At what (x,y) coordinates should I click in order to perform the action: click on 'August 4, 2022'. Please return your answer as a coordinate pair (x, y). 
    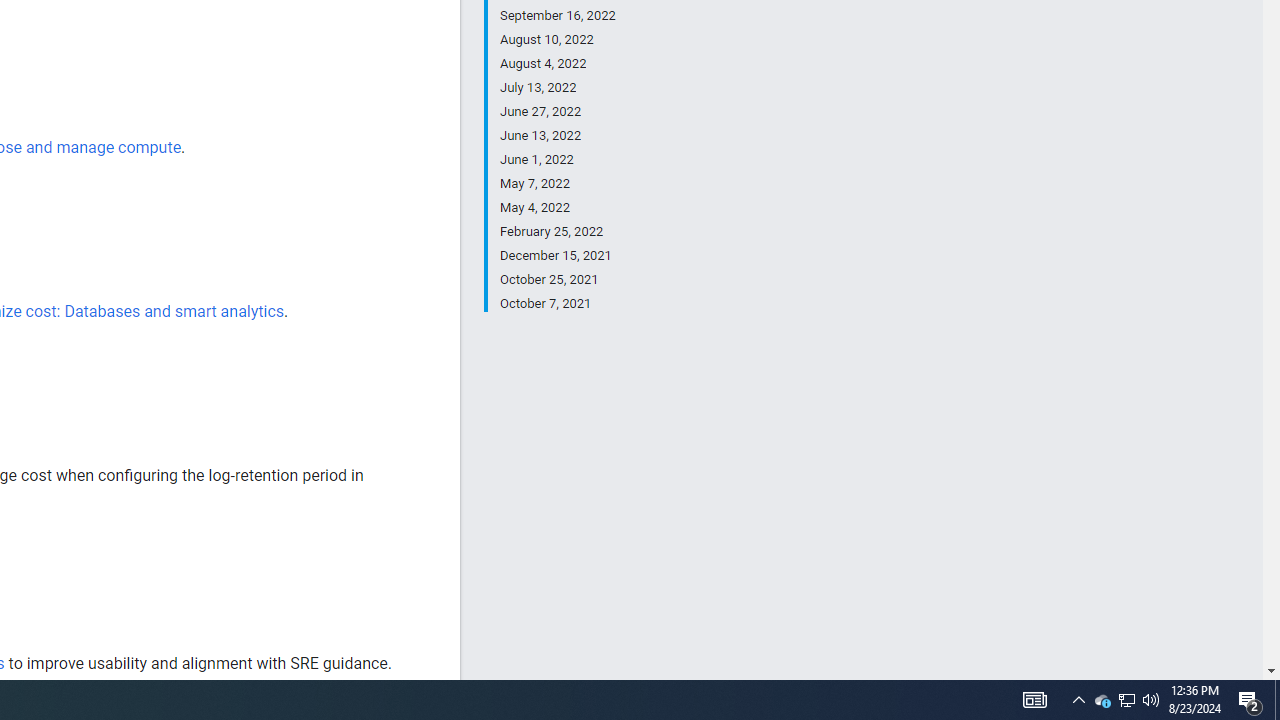
    Looking at the image, I should click on (557, 63).